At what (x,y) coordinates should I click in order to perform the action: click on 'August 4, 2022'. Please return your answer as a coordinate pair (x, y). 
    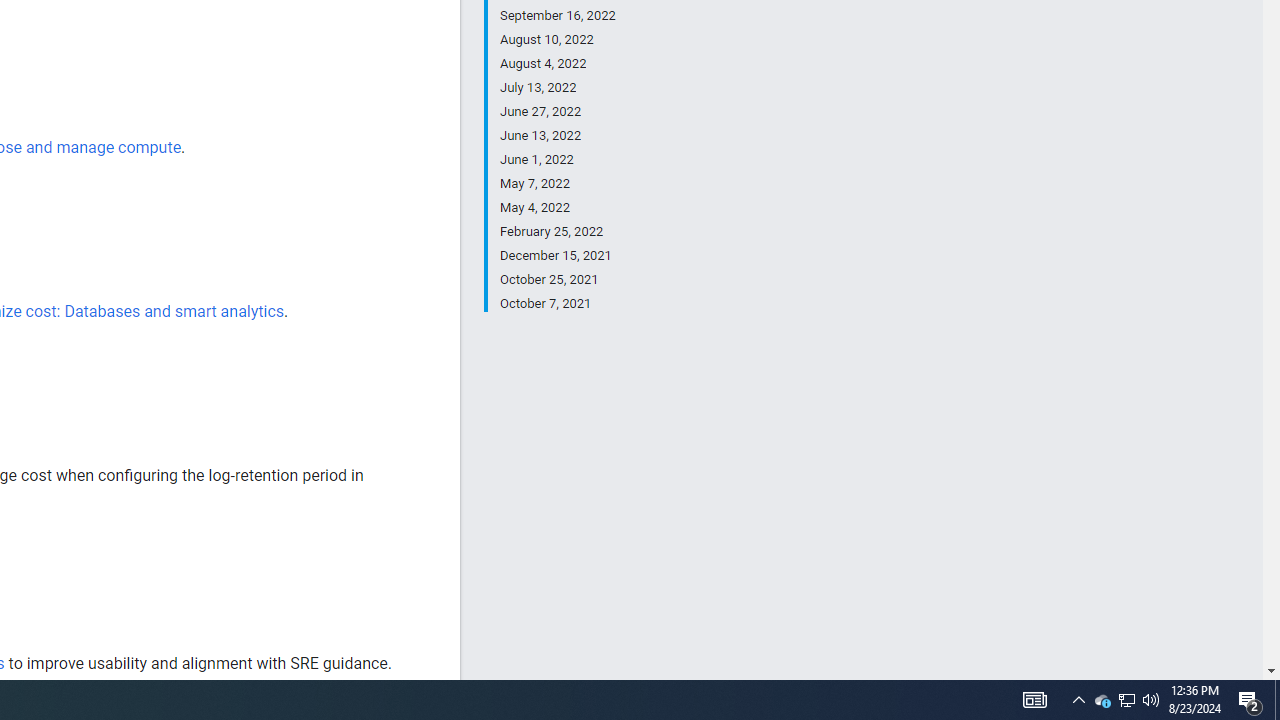
    Looking at the image, I should click on (557, 63).